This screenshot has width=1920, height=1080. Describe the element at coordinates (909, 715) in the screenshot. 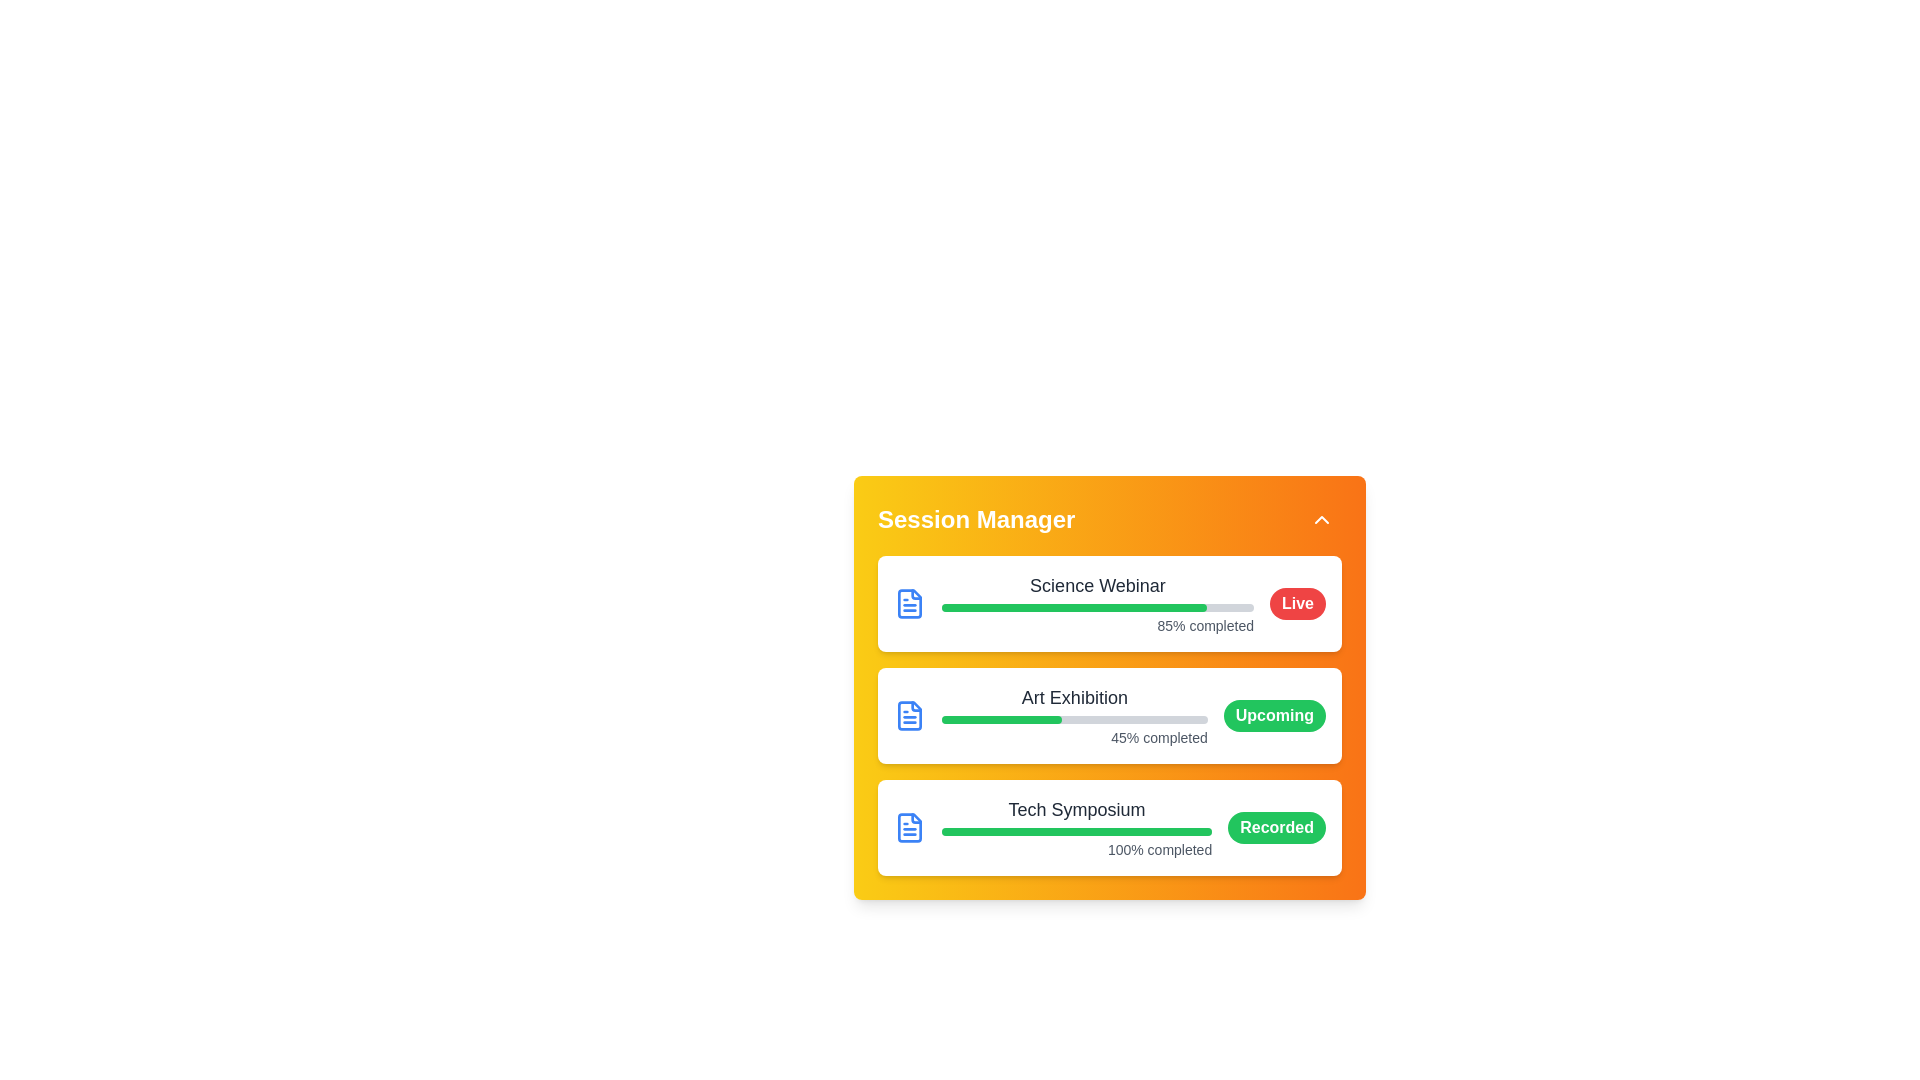

I see `the Icon representing a file or document located at the top of the list of three elements labeled 'Science Webinar', 'Art Exhibition', and 'Tech Symposium'` at that location.